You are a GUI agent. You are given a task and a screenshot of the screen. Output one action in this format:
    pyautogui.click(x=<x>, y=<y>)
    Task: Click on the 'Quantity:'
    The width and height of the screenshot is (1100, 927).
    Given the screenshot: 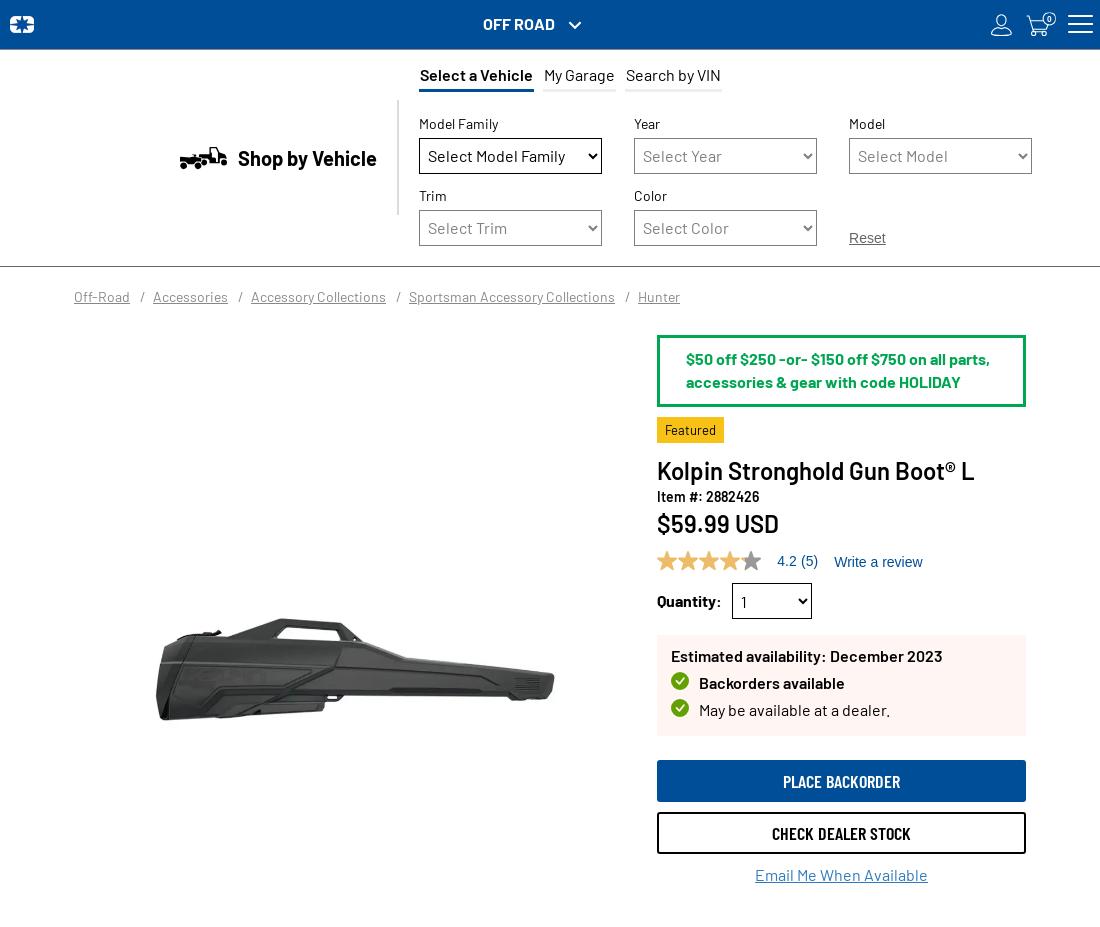 What is the action you would take?
    pyautogui.click(x=688, y=599)
    